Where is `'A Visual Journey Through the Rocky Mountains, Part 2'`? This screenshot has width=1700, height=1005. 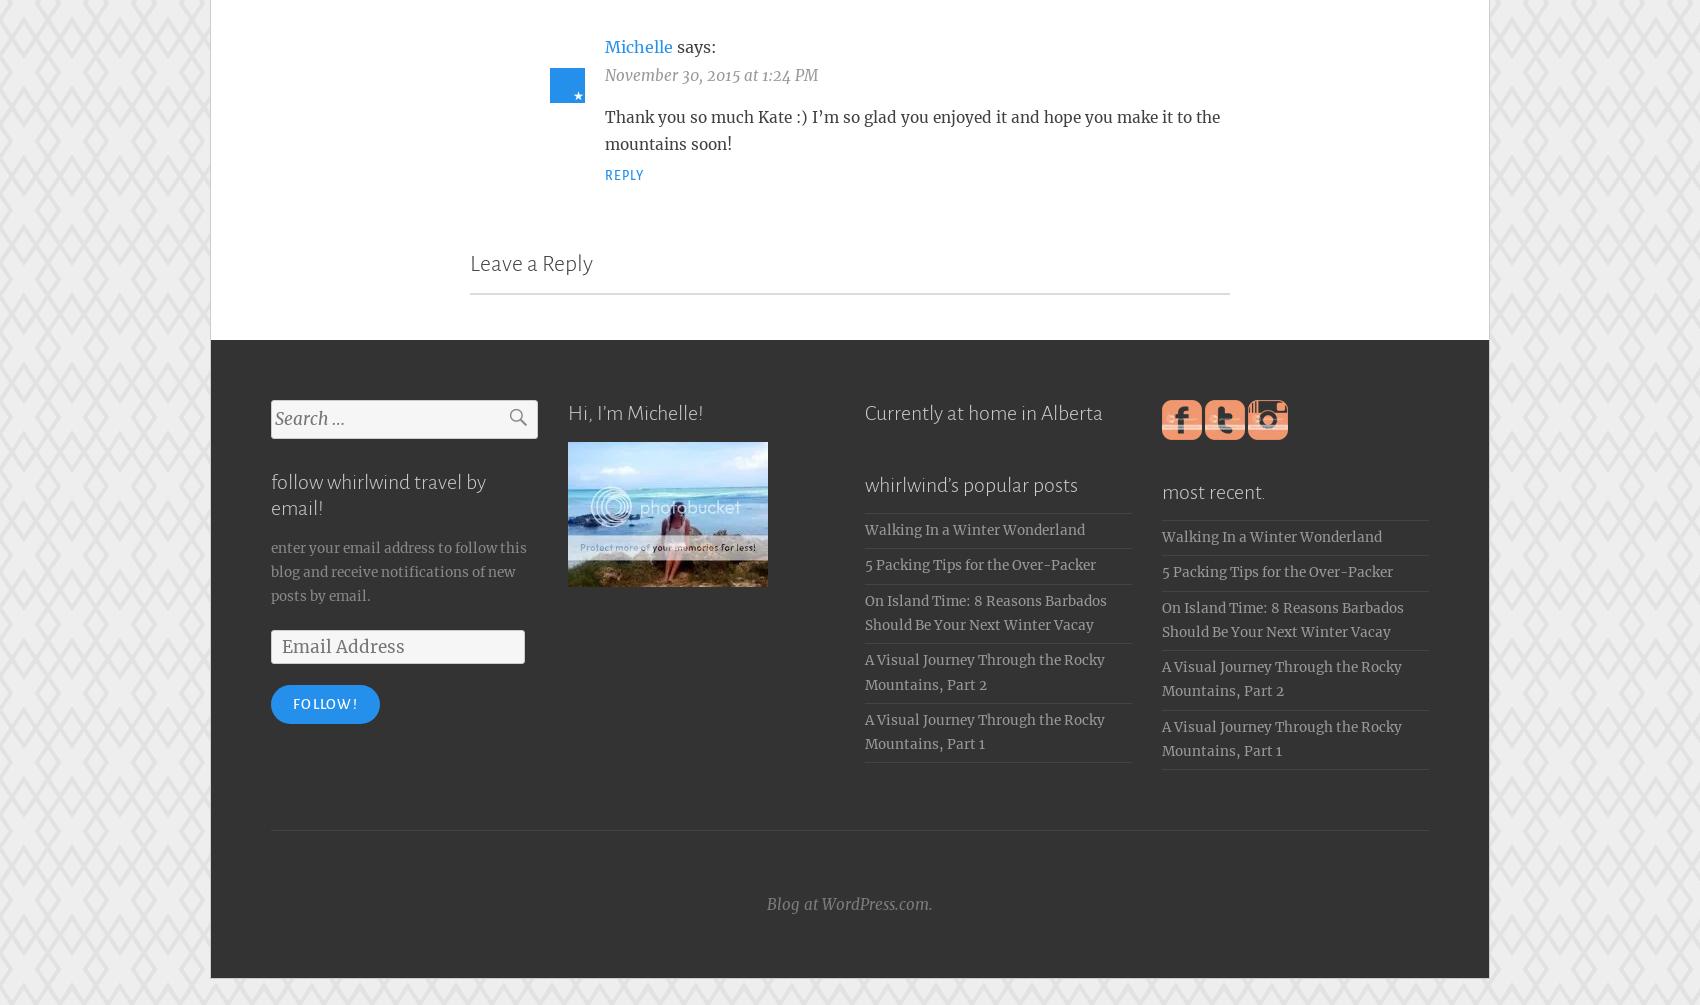
'A Visual Journey Through the Rocky Mountains, Part 2' is located at coordinates (1281, 674).